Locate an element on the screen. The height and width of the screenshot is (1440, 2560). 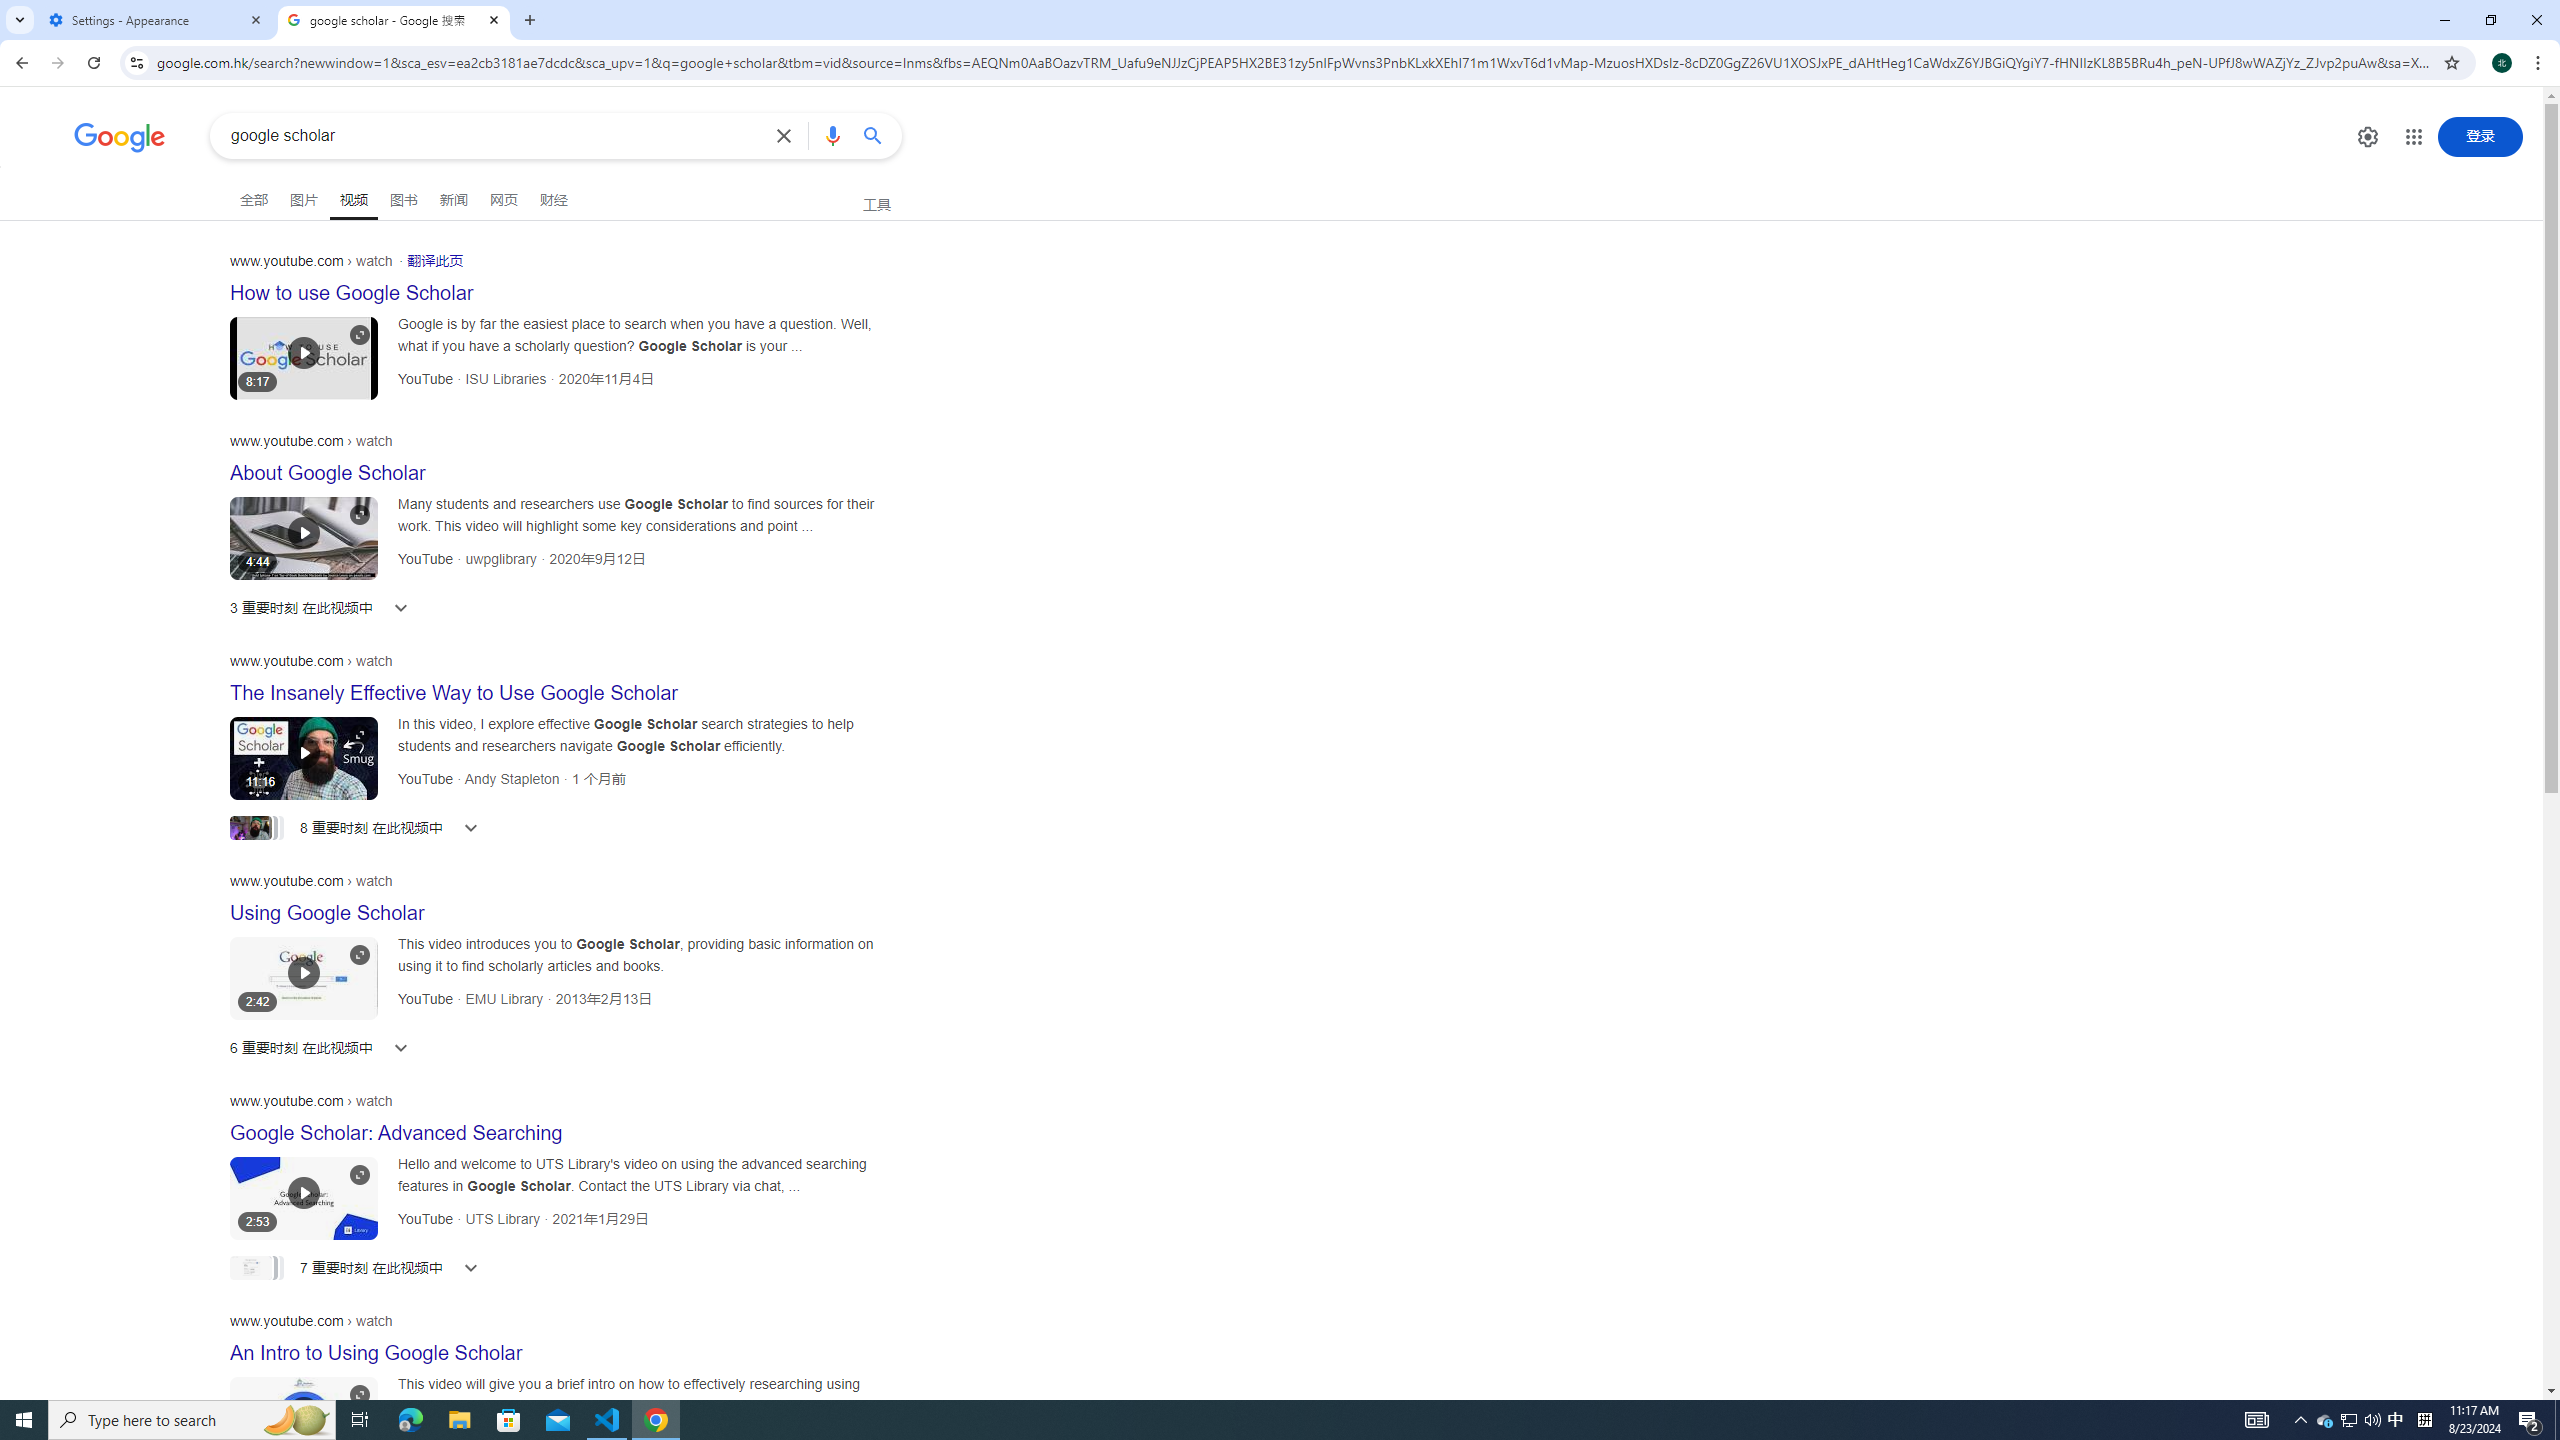
'Settings - Appearance' is located at coordinates (155, 19).